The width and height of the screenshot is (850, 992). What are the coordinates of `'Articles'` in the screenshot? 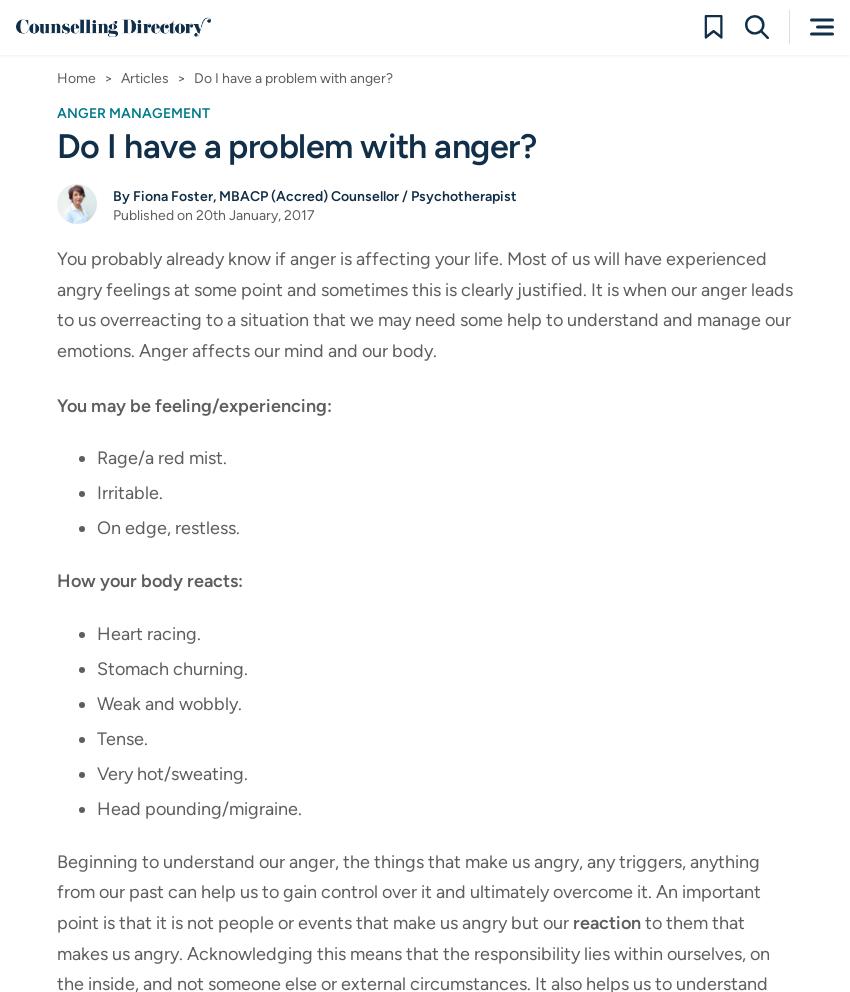 It's located at (145, 78).